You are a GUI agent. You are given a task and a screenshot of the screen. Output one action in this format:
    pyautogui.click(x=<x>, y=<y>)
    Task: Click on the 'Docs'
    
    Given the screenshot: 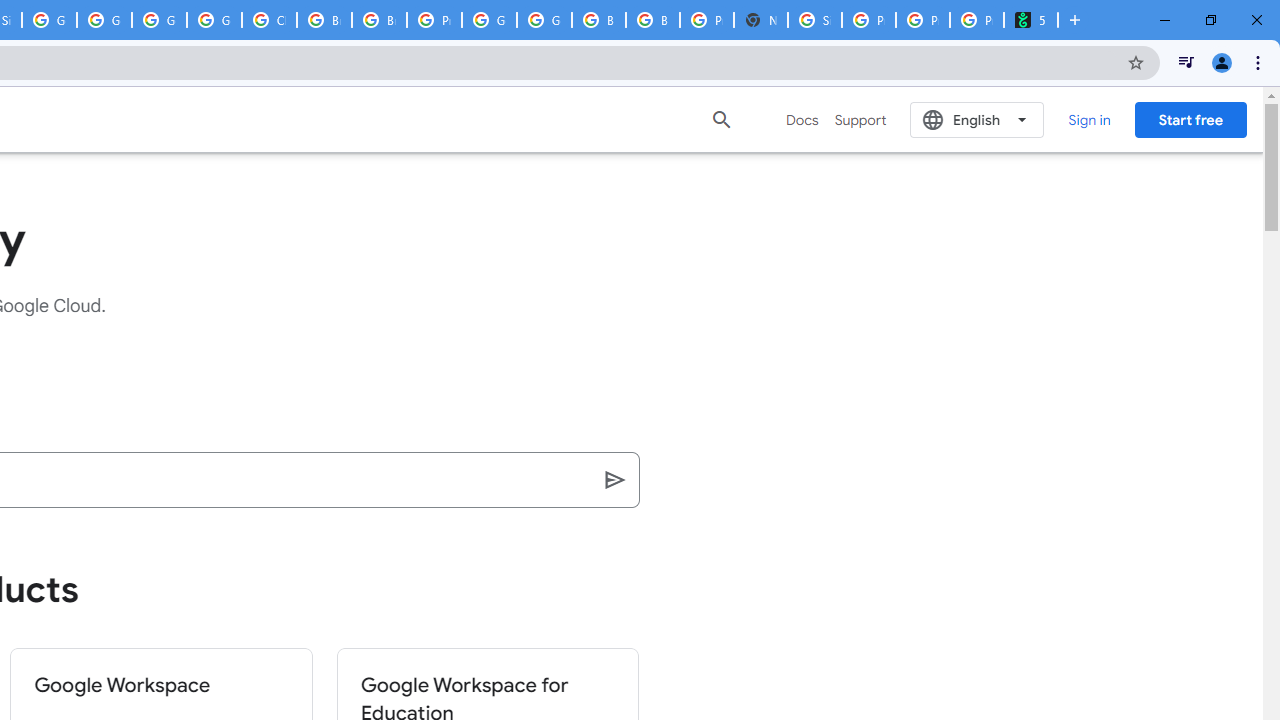 What is the action you would take?
    pyautogui.click(x=802, y=119)
    